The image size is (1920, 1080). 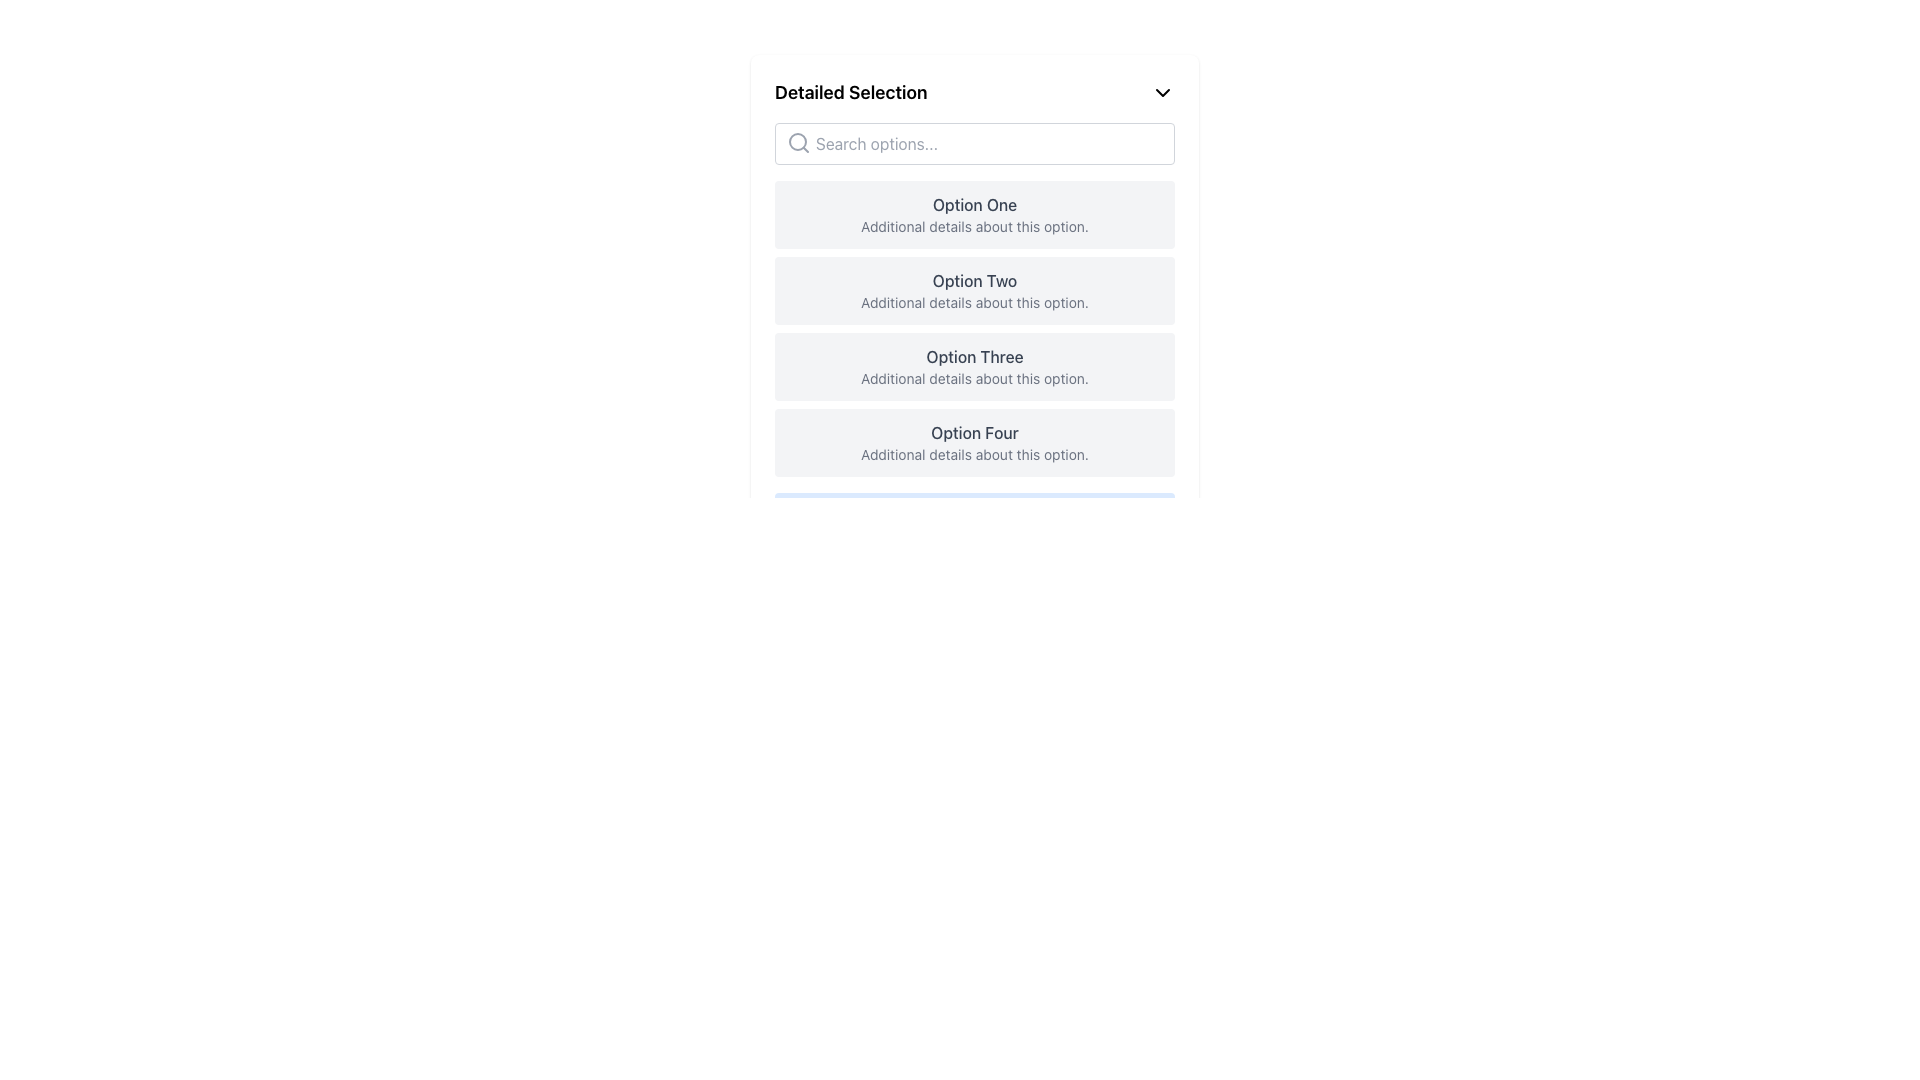 What do you see at coordinates (974, 215) in the screenshot?
I see `the light-gray button labeled 'Option One' with a subtitle 'Additional details about this option.'` at bounding box center [974, 215].